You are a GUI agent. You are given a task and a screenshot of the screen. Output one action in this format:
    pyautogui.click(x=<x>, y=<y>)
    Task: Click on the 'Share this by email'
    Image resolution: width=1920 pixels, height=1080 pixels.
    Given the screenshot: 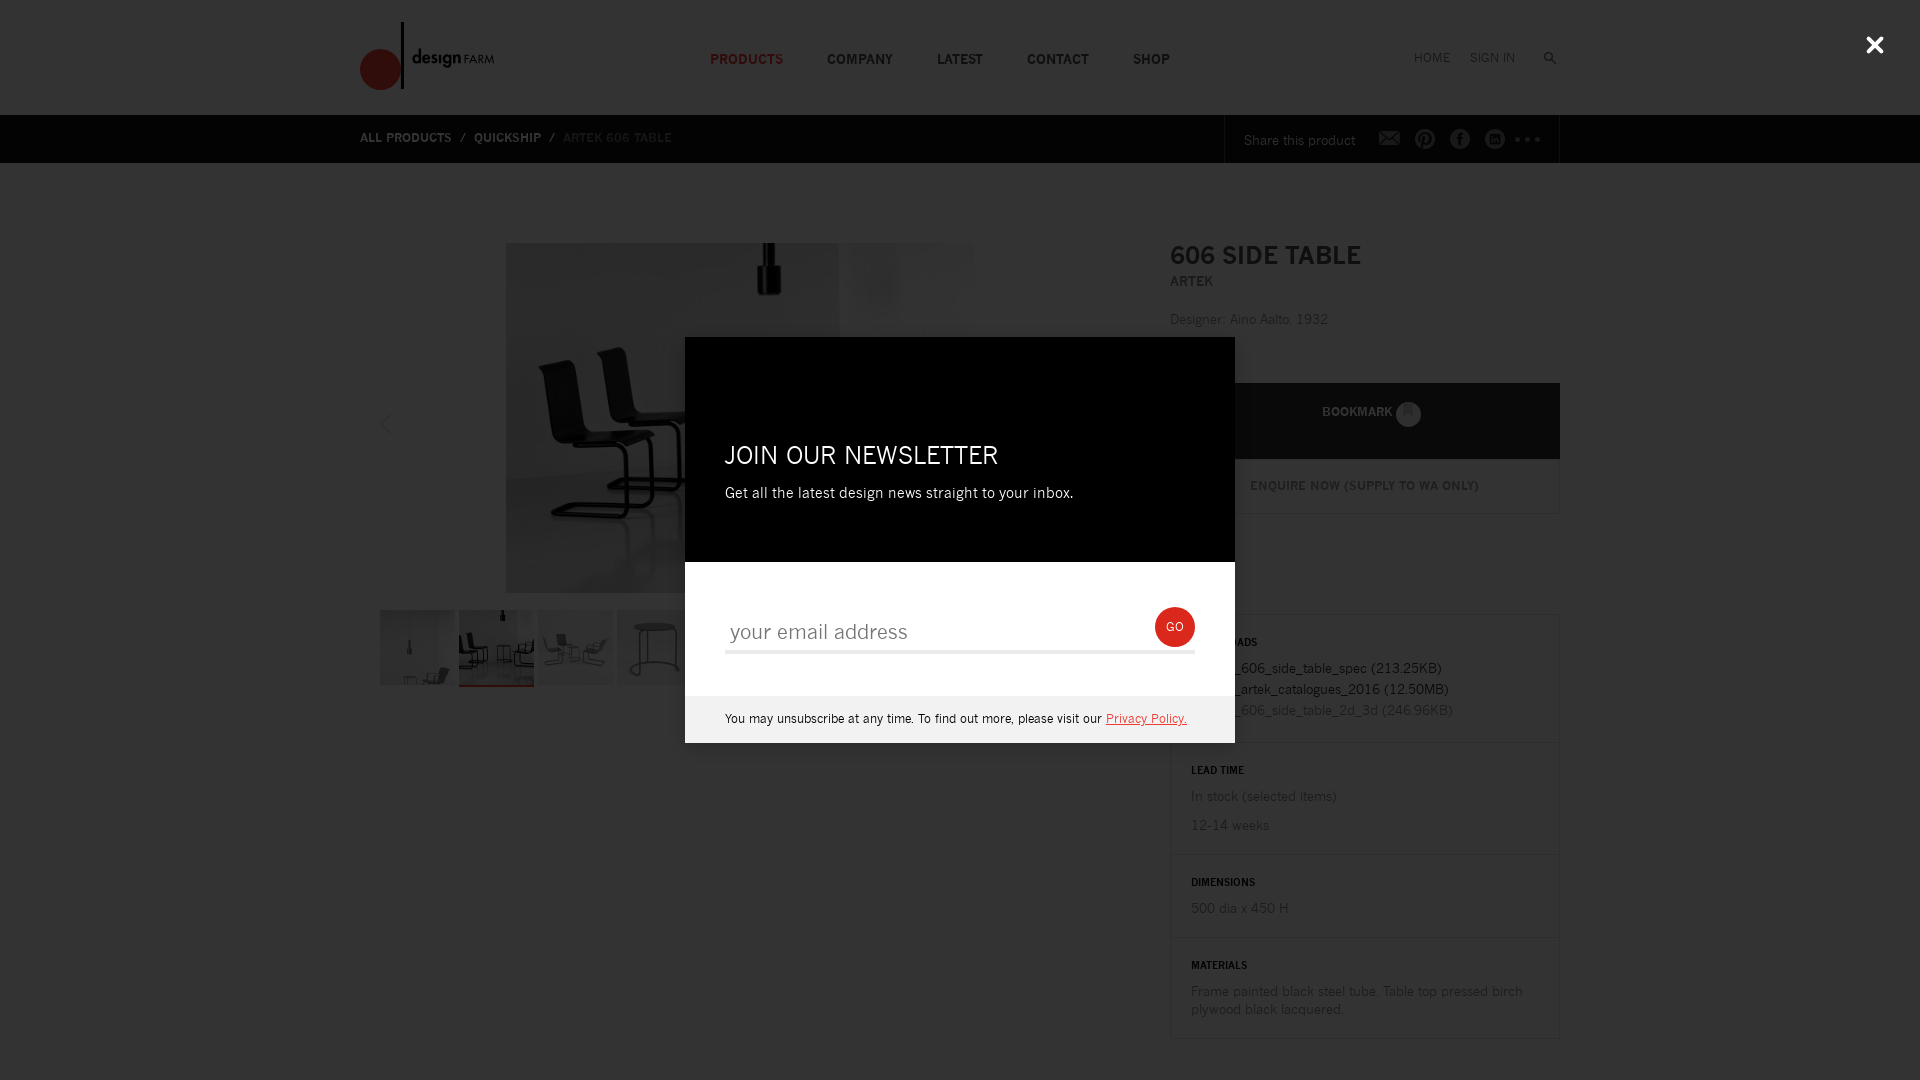 What is the action you would take?
    pyautogui.click(x=1389, y=137)
    